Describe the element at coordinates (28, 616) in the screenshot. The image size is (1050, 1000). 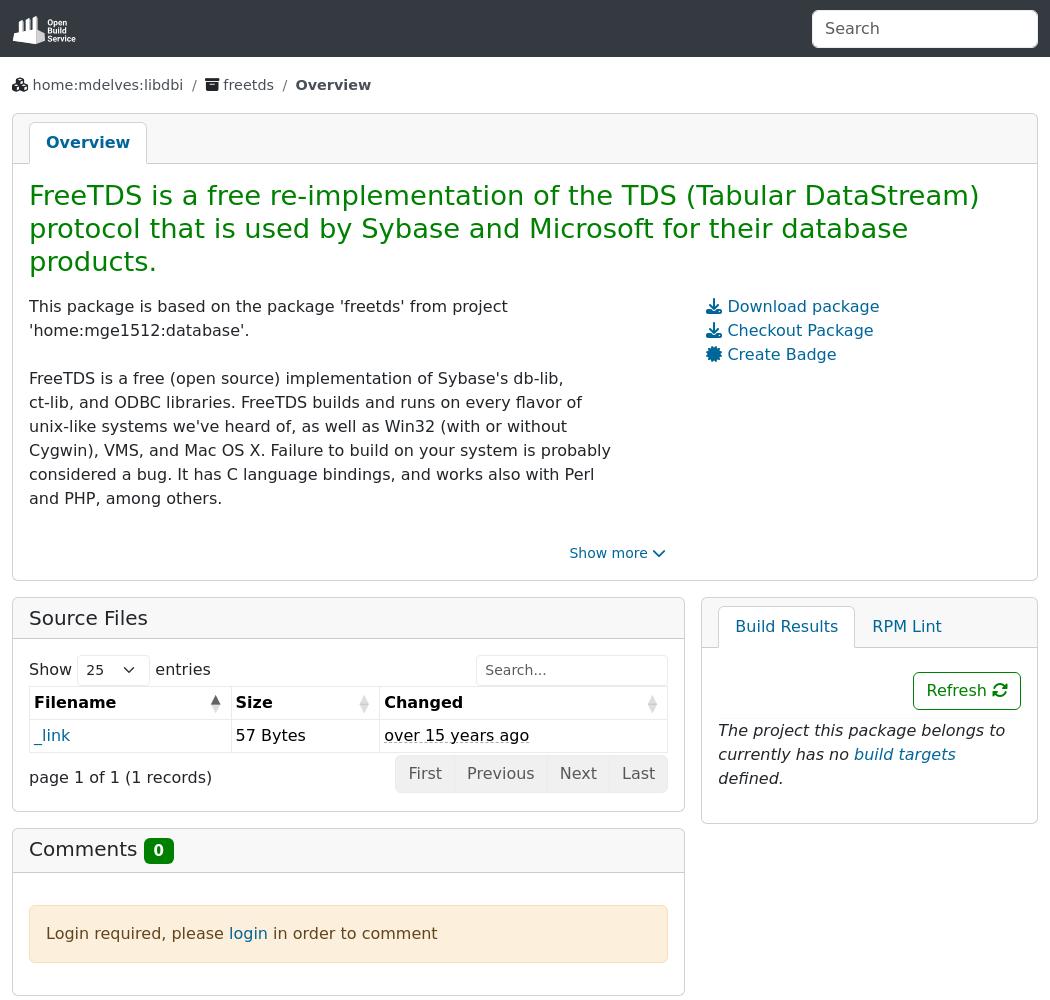
I see `'Source Files'` at that location.